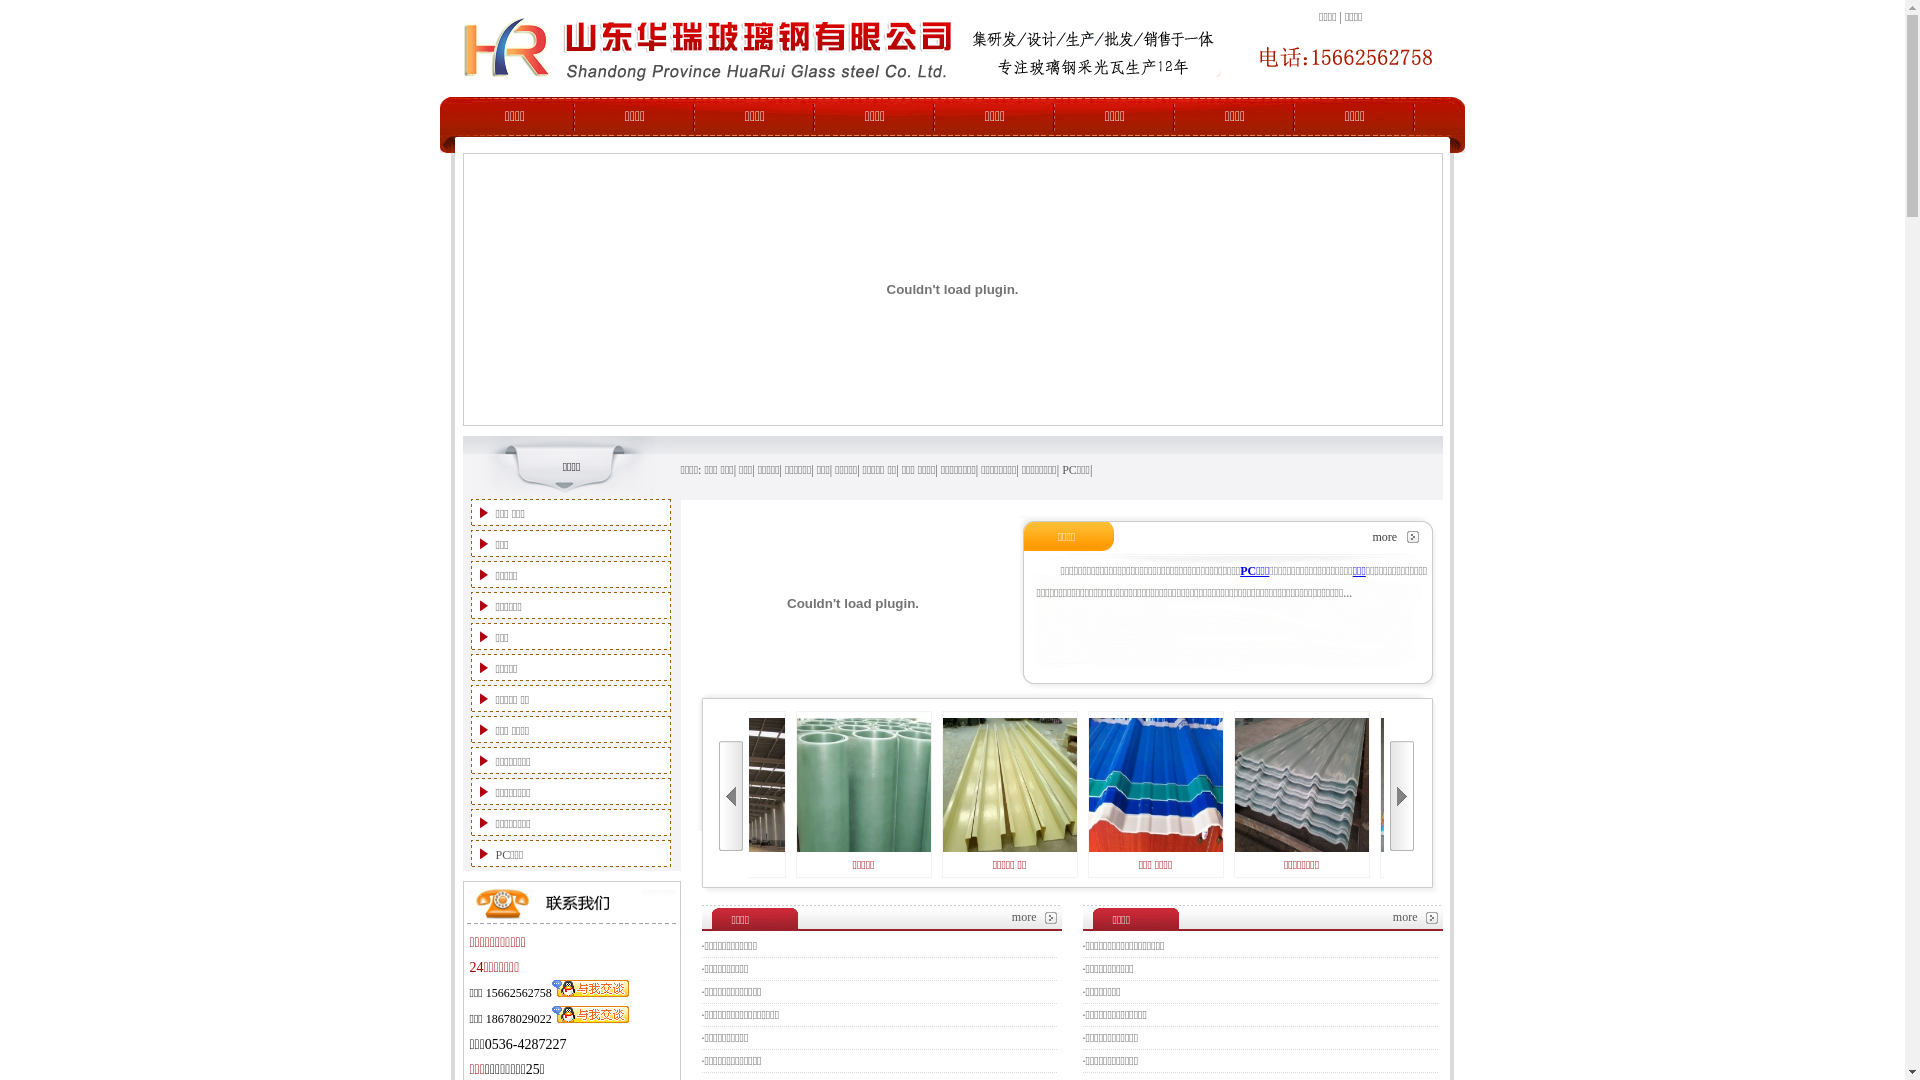 The height and width of the screenshot is (1080, 1920). Describe the element at coordinates (1383, 535) in the screenshot. I see `'more'` at that location.